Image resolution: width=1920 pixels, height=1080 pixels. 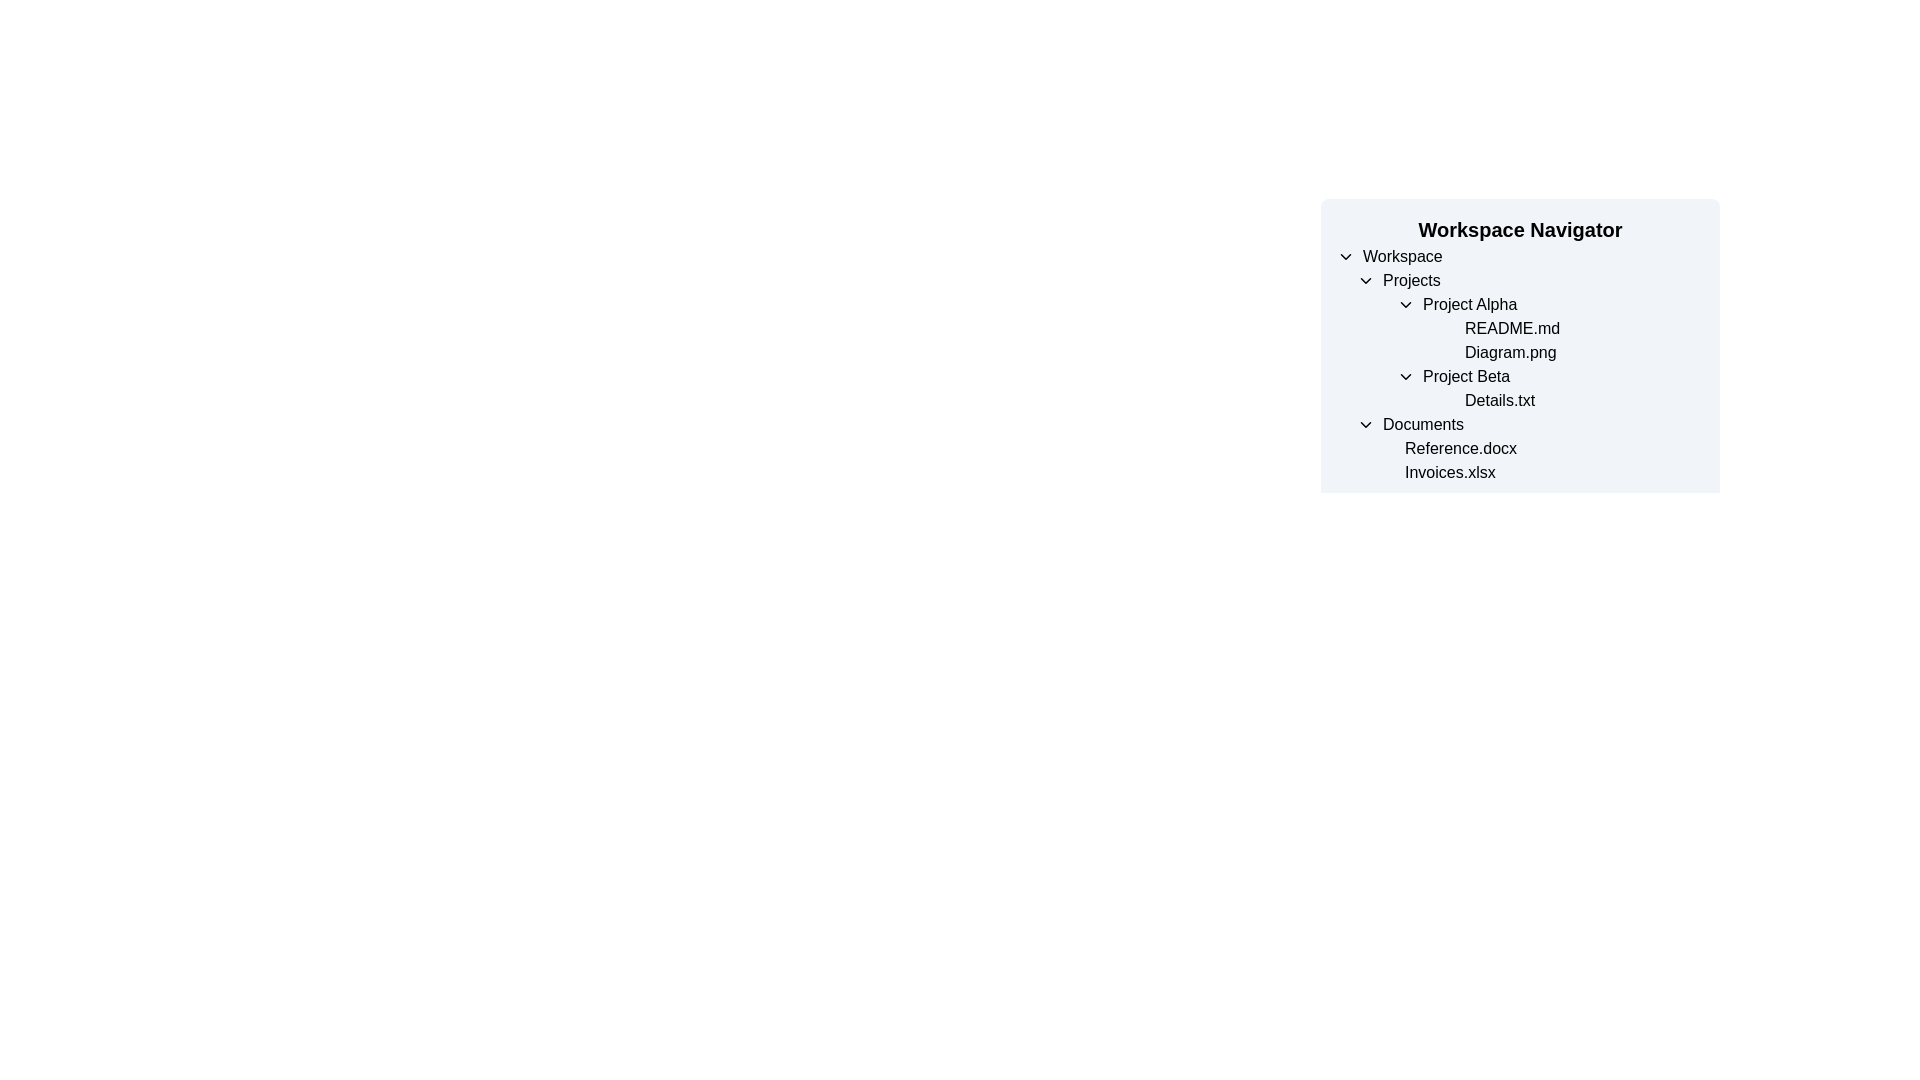 What do you see at coordinates (1529, 327) in the screenshot?
I see `the text label displaying 'README.md' which is the second item under the heading 'Project Alpha' in the file tree view` at bounding box center [1529, 327].